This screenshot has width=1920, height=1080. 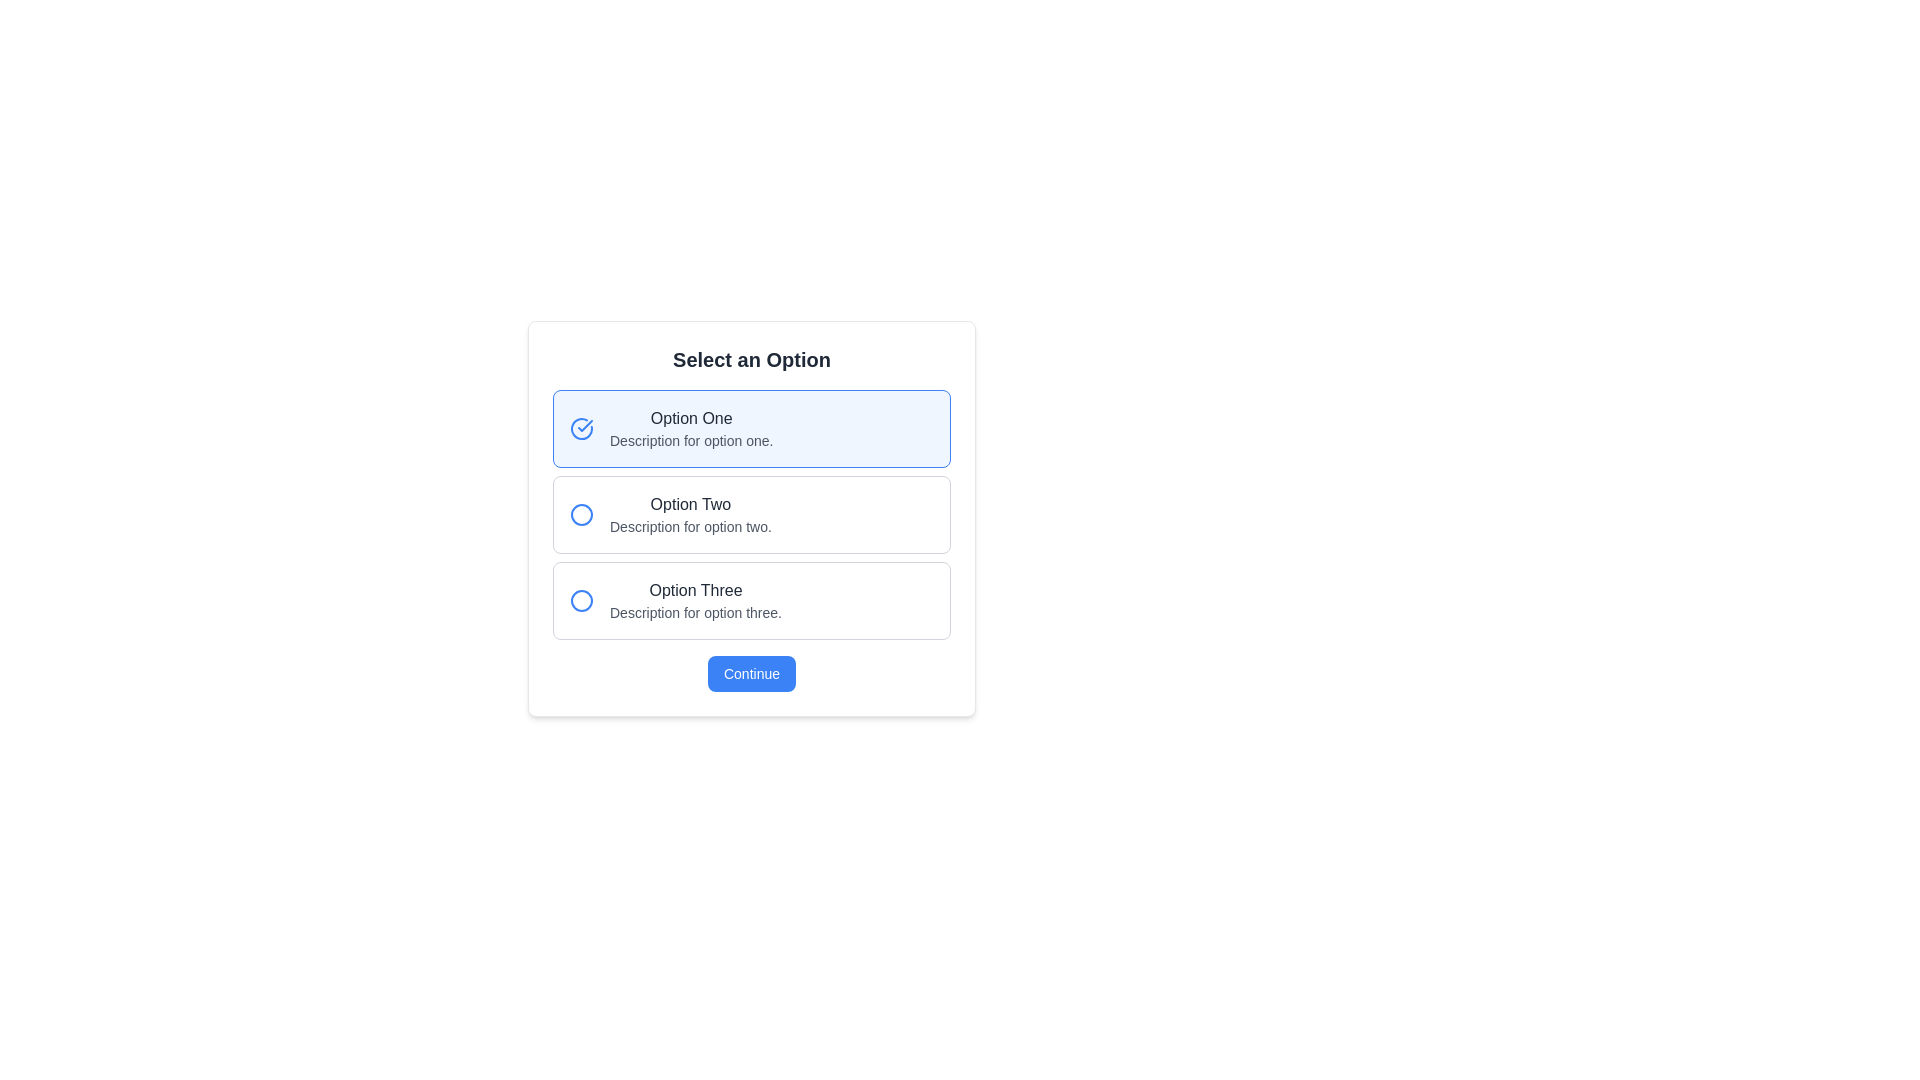 What do you see at coordinates (751, 600) in the screenshot?
I see `the selectable option block titled 'Option Three'` at bounding box center [751, 600].